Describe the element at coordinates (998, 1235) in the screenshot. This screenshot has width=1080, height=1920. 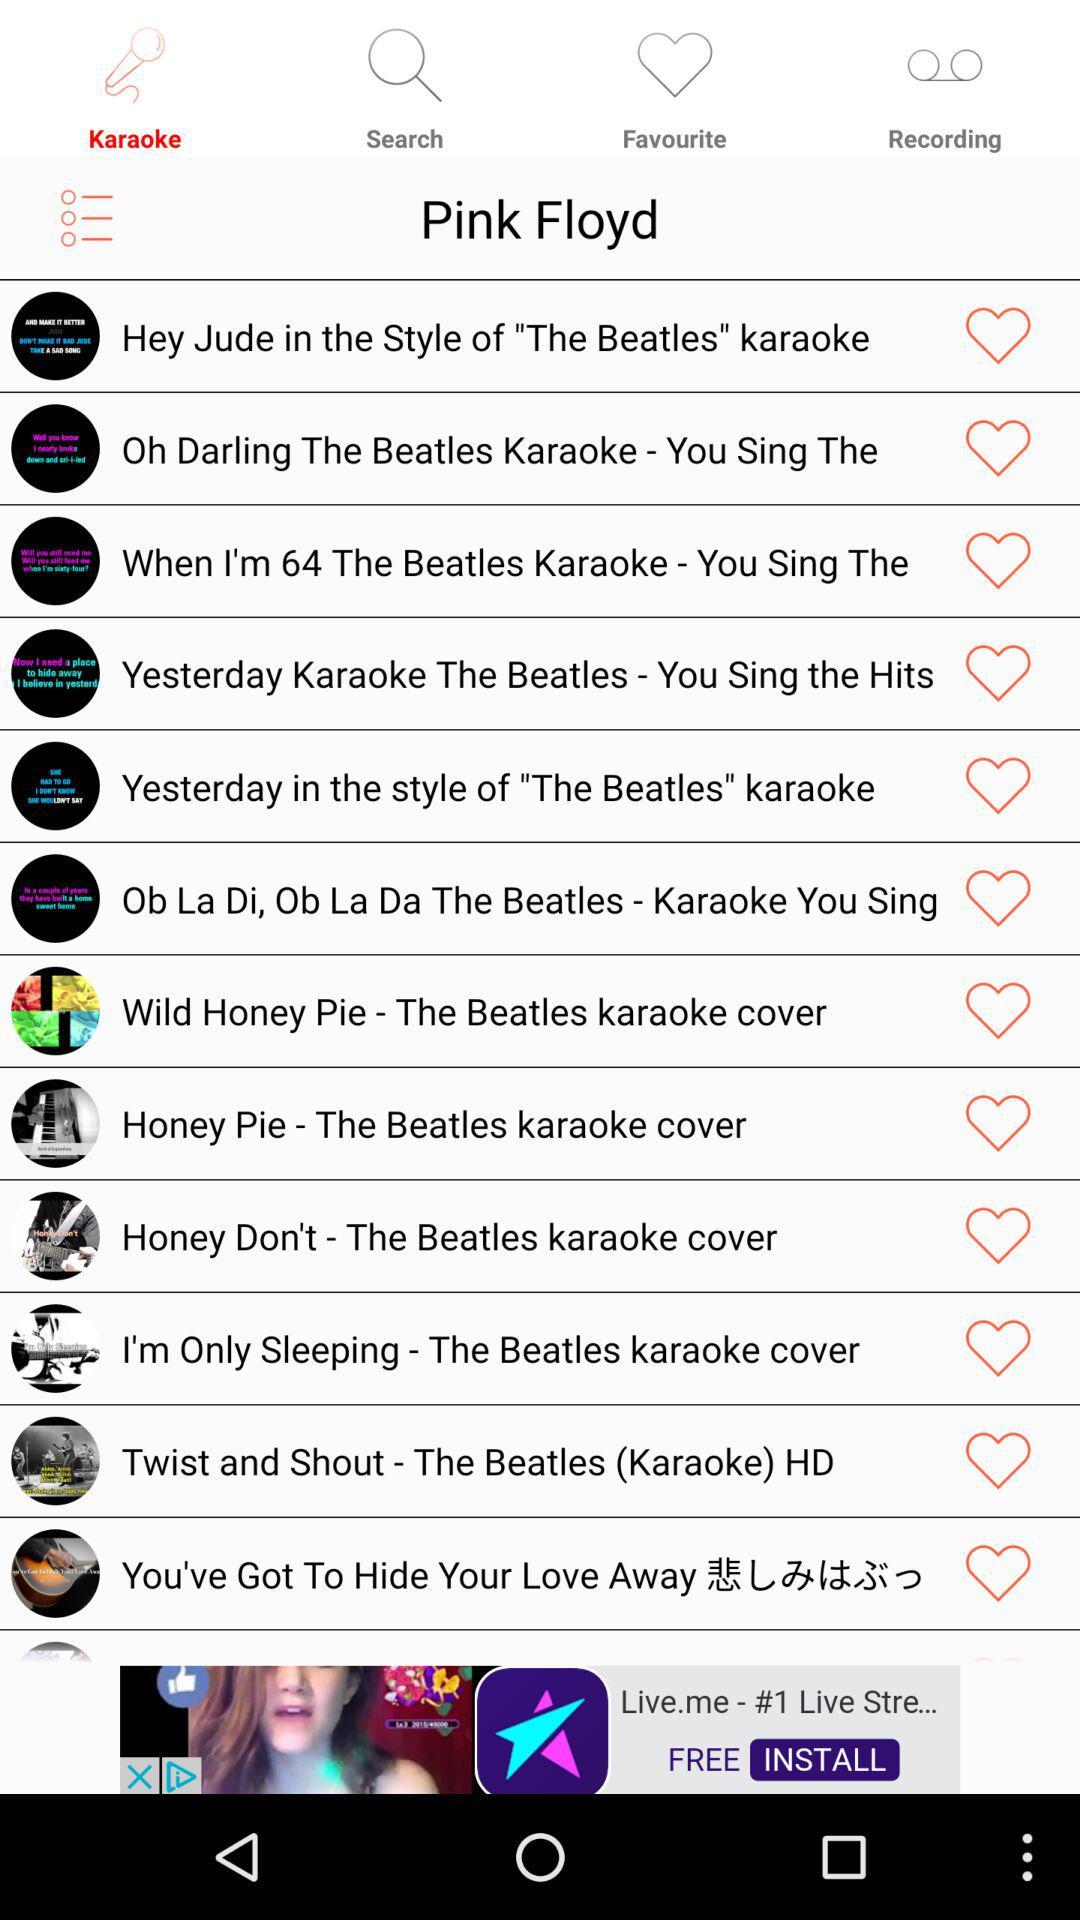
I see `favorite` at that location.